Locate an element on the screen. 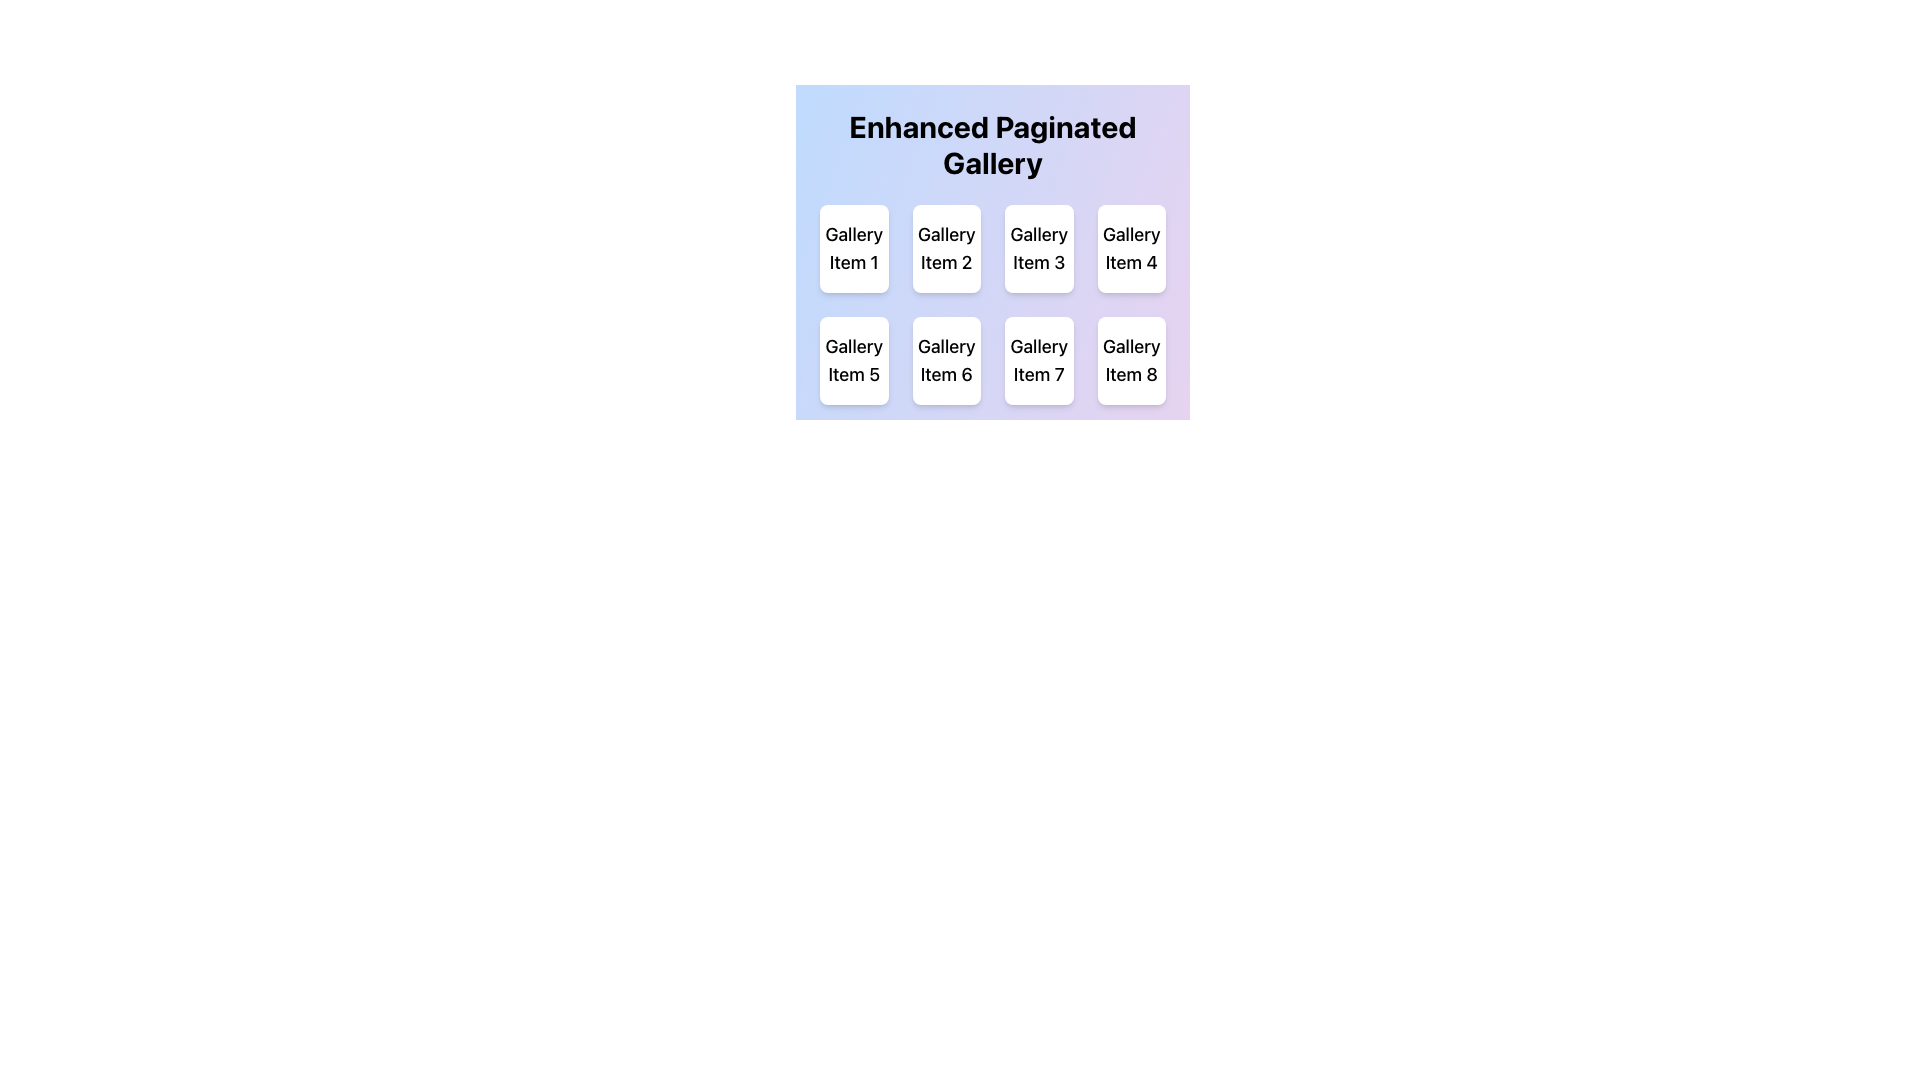 This screenshot has height=1080, width=1920. the button-like interactive card labeled 'Gallery Item 5', which is located in the second row and first column of the grid layout is located at coordinates (854, 361).